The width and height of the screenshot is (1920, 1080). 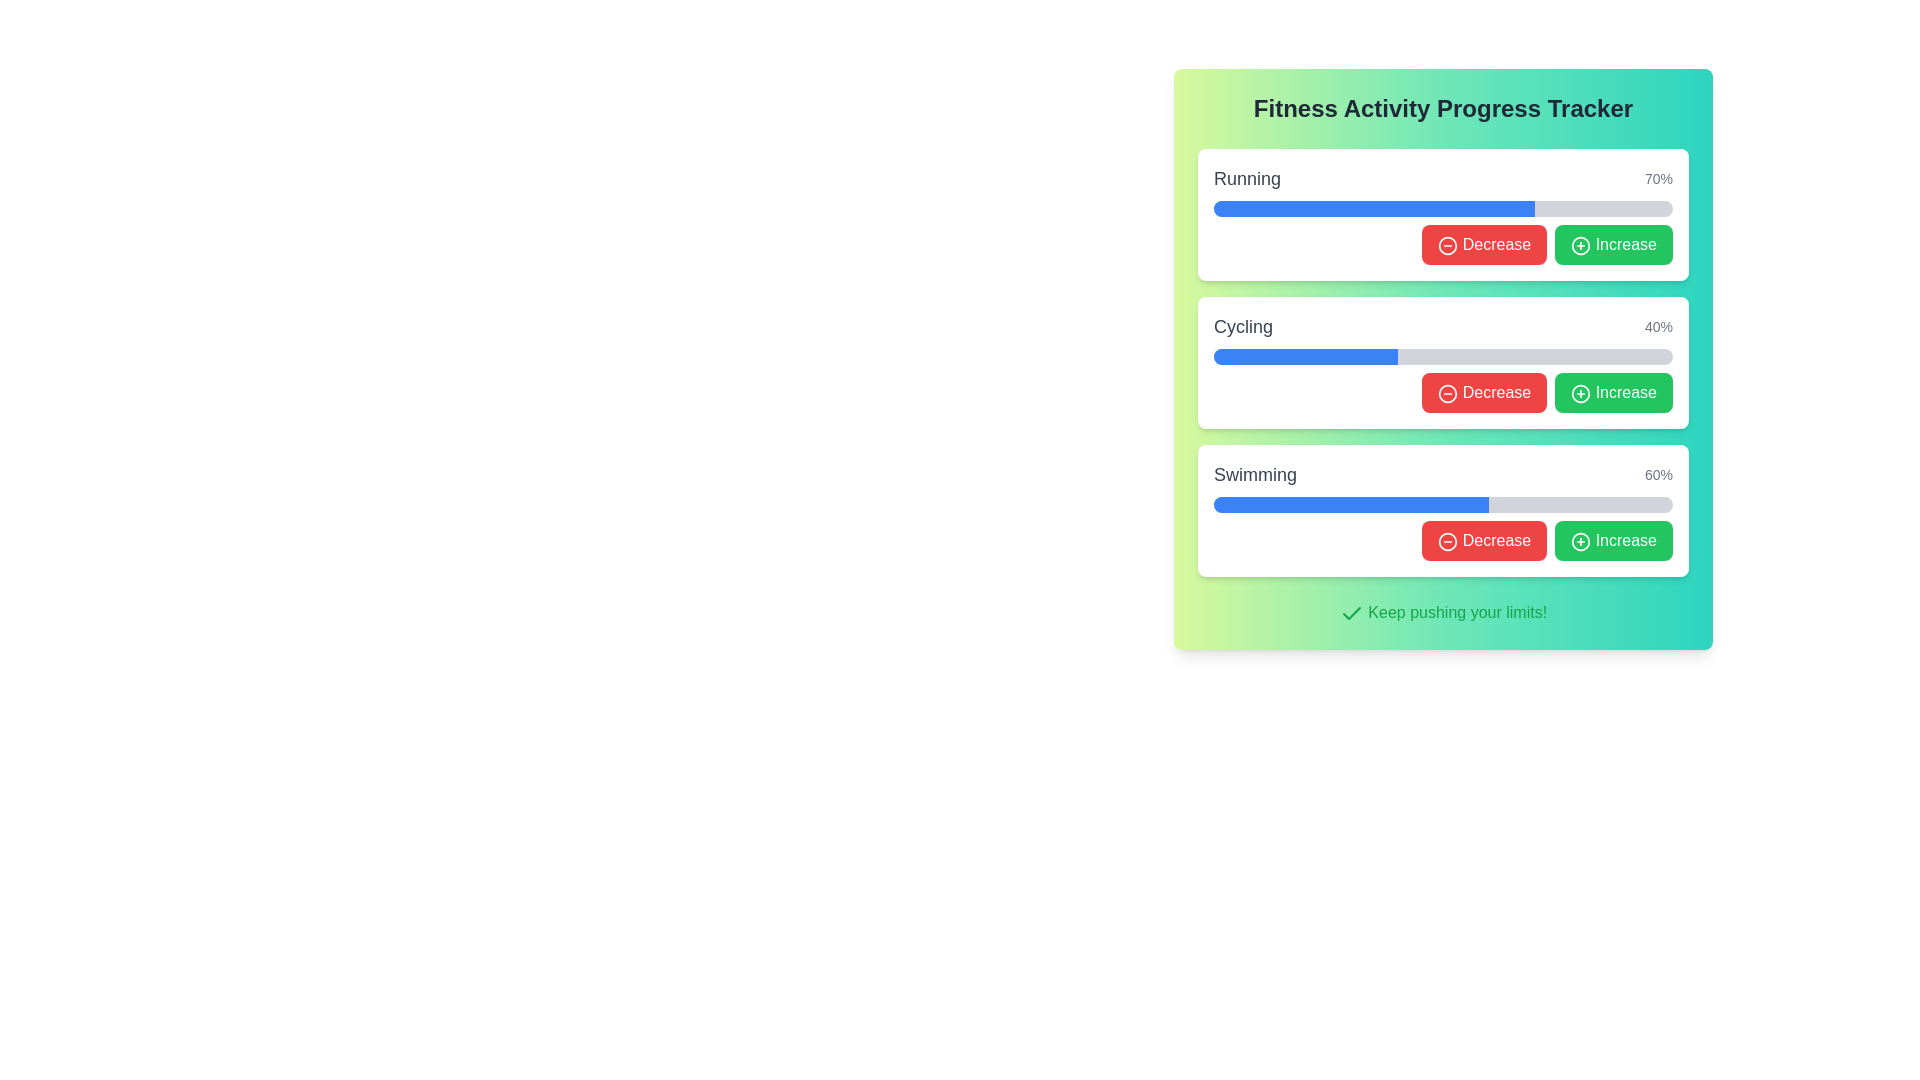 What do you see at coordinates (1659, 326) in the screenshot?
I see `text label displaying '40%' positioned to the far right of the 'Cycling' title in the second row of progress trackers` at bounding box center [1659, 326].